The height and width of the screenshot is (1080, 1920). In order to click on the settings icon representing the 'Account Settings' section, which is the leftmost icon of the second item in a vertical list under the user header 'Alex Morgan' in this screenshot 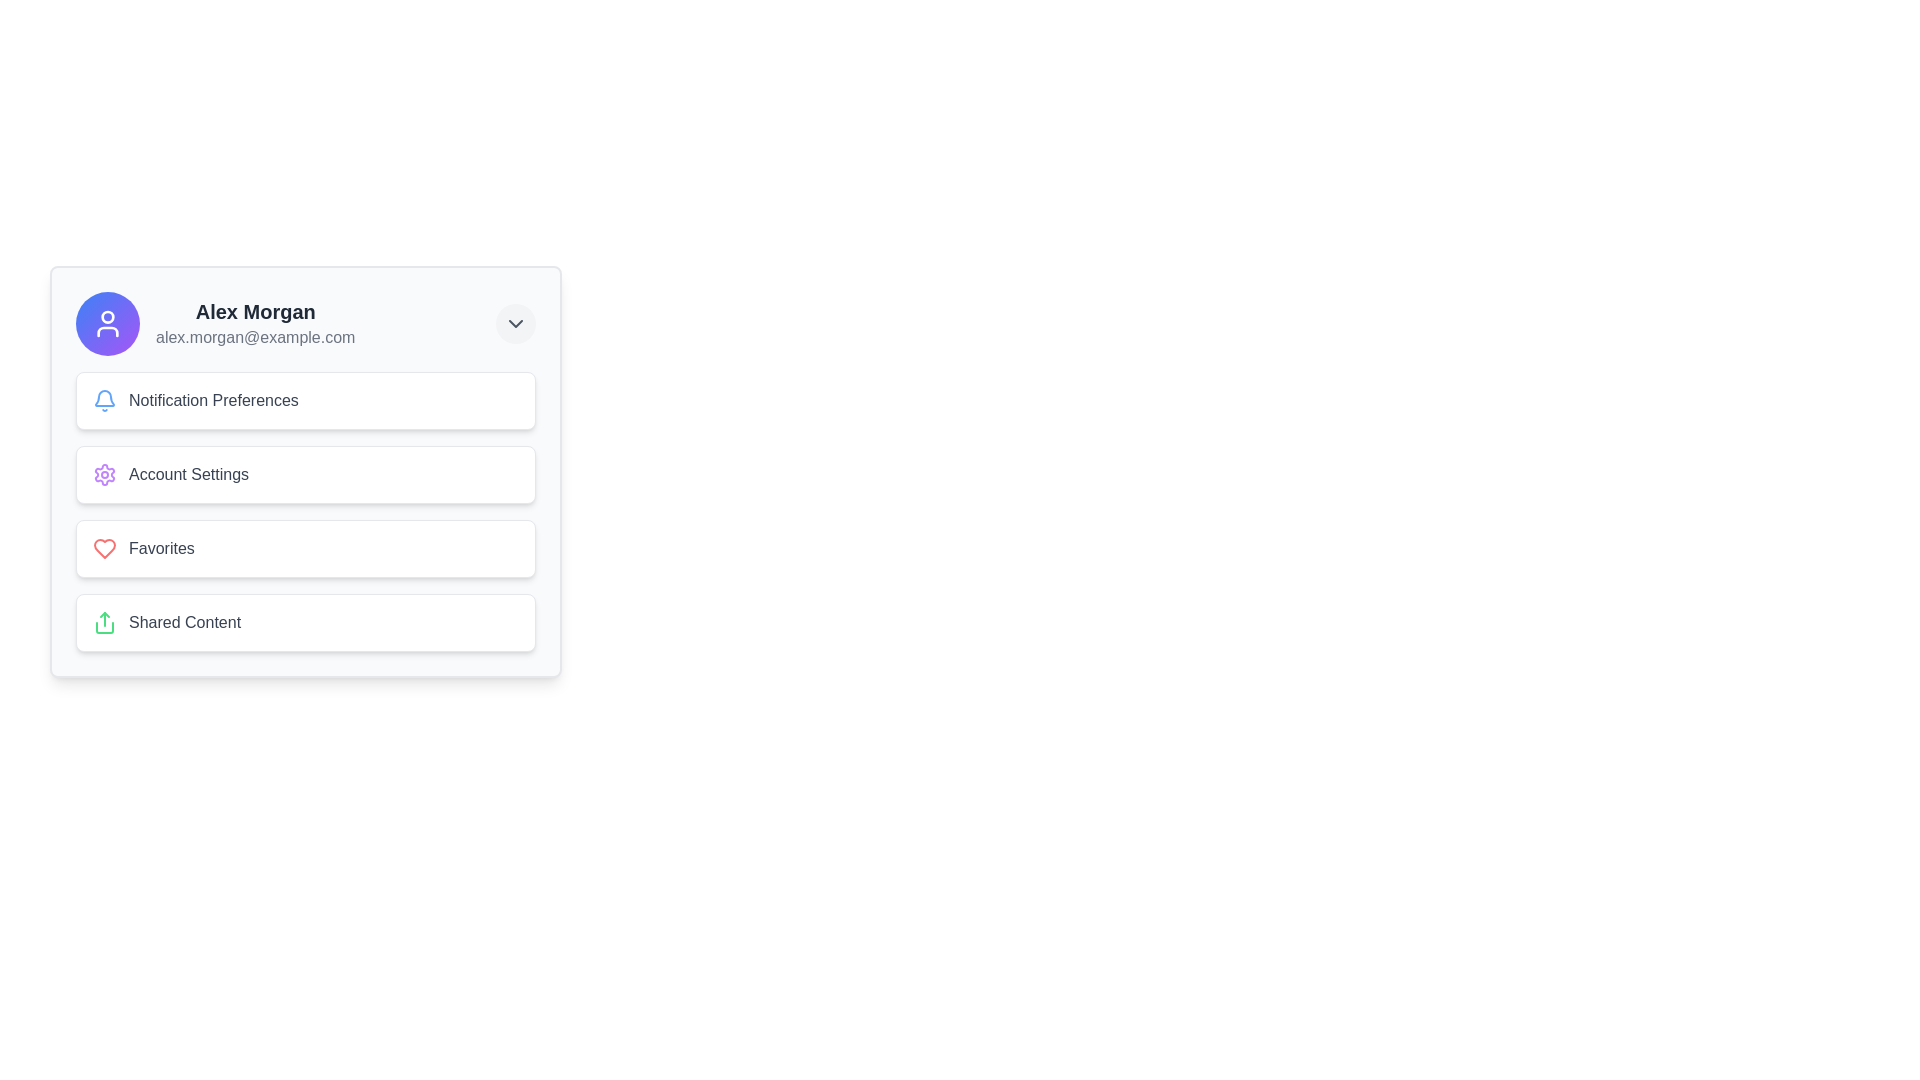, I will do `click(104, 474)`.